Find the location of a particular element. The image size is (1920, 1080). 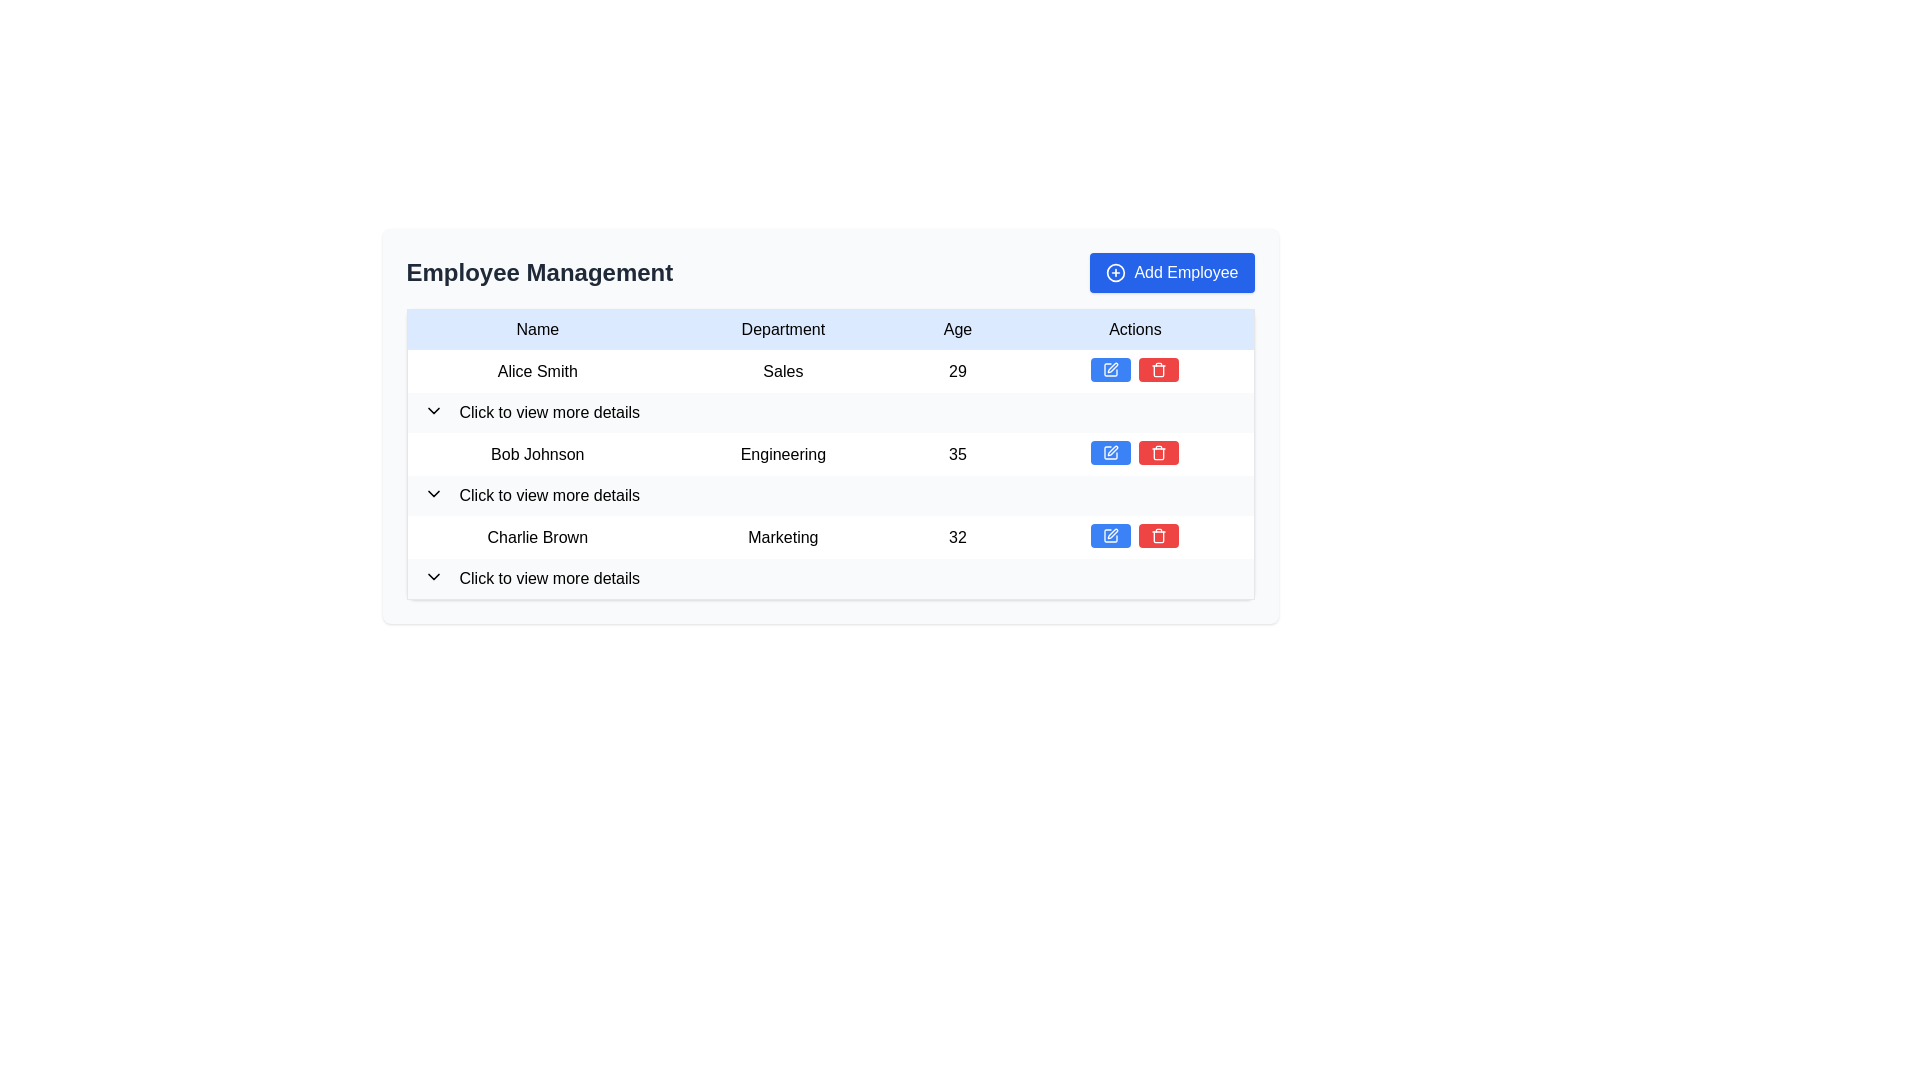

the Expandable row toggle for 'Alice Smith' is located at coordinates (830, 411).